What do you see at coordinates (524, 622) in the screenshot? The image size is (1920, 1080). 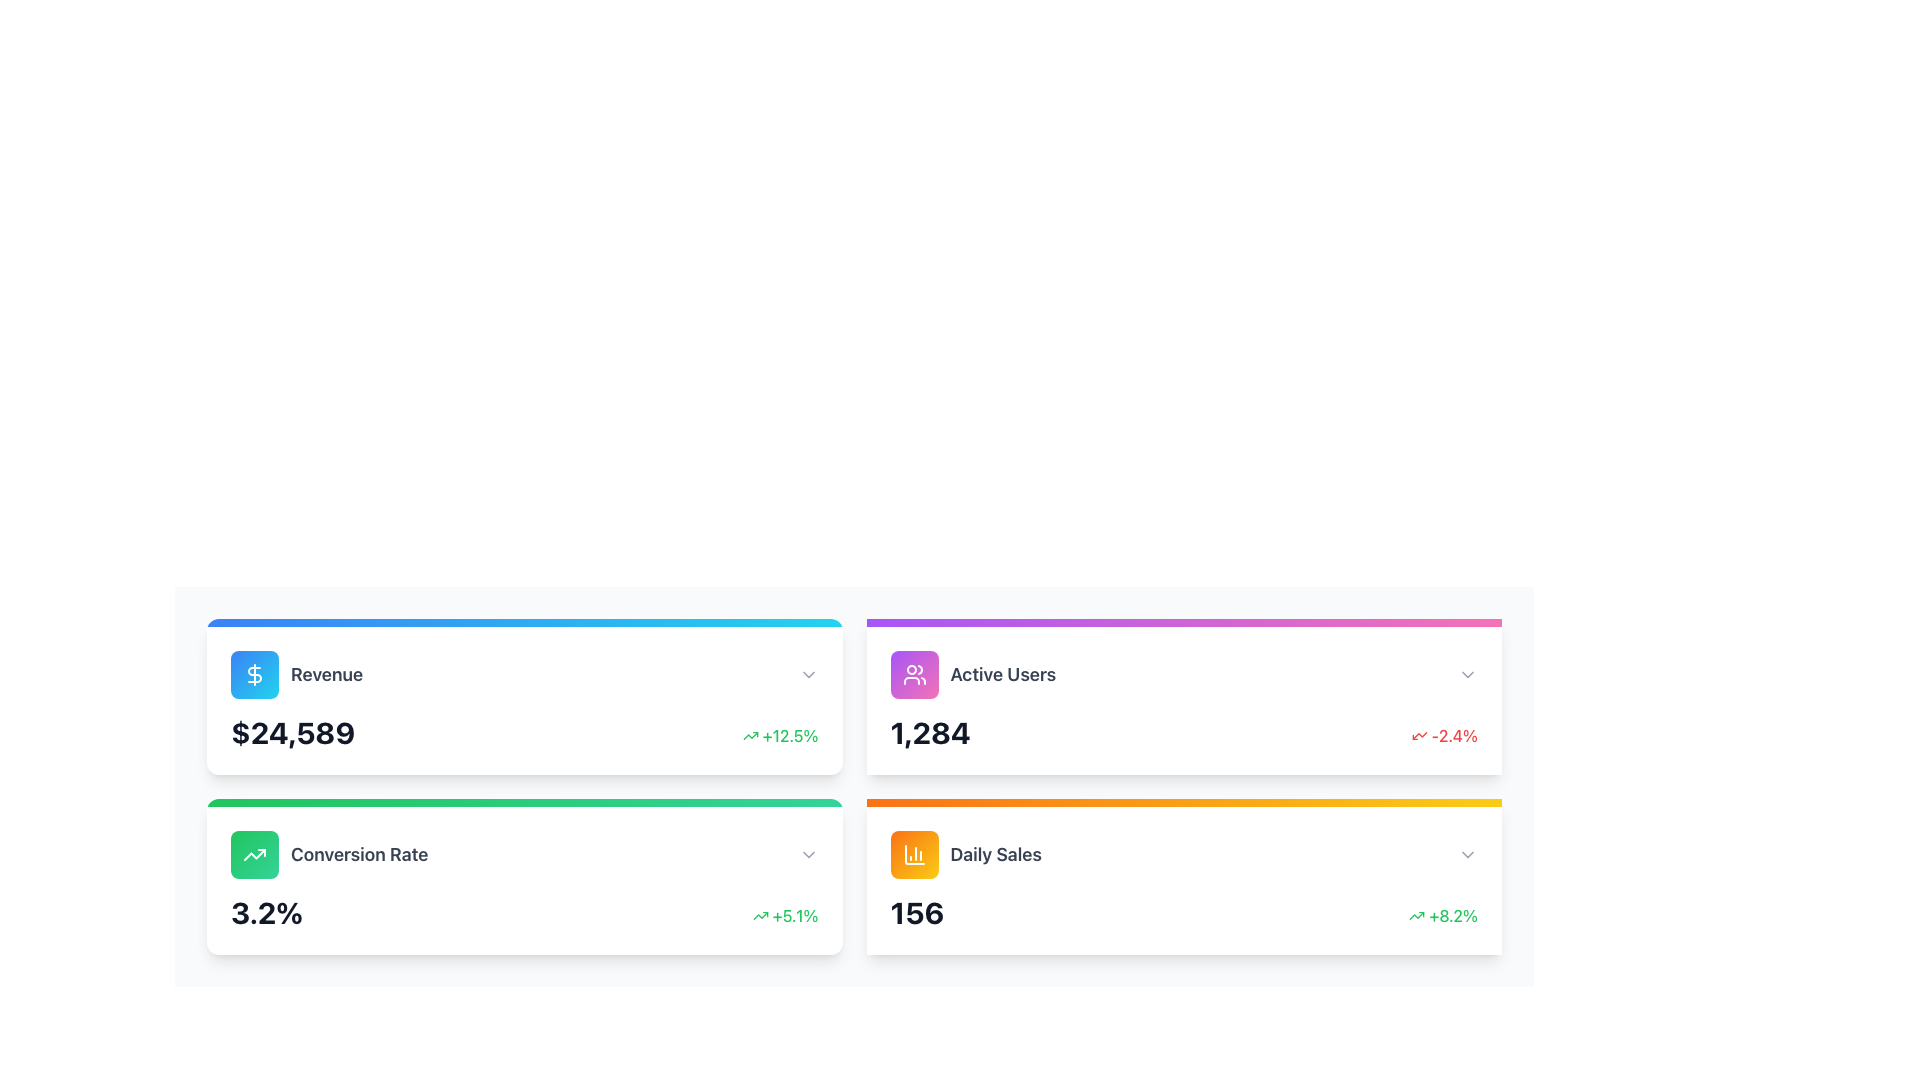 I see `the Accent bar located at the top of the 'Revenue' card, which features a gradient background from blue to cyan and spans the full width of the card` at bounding box center [524, 622].